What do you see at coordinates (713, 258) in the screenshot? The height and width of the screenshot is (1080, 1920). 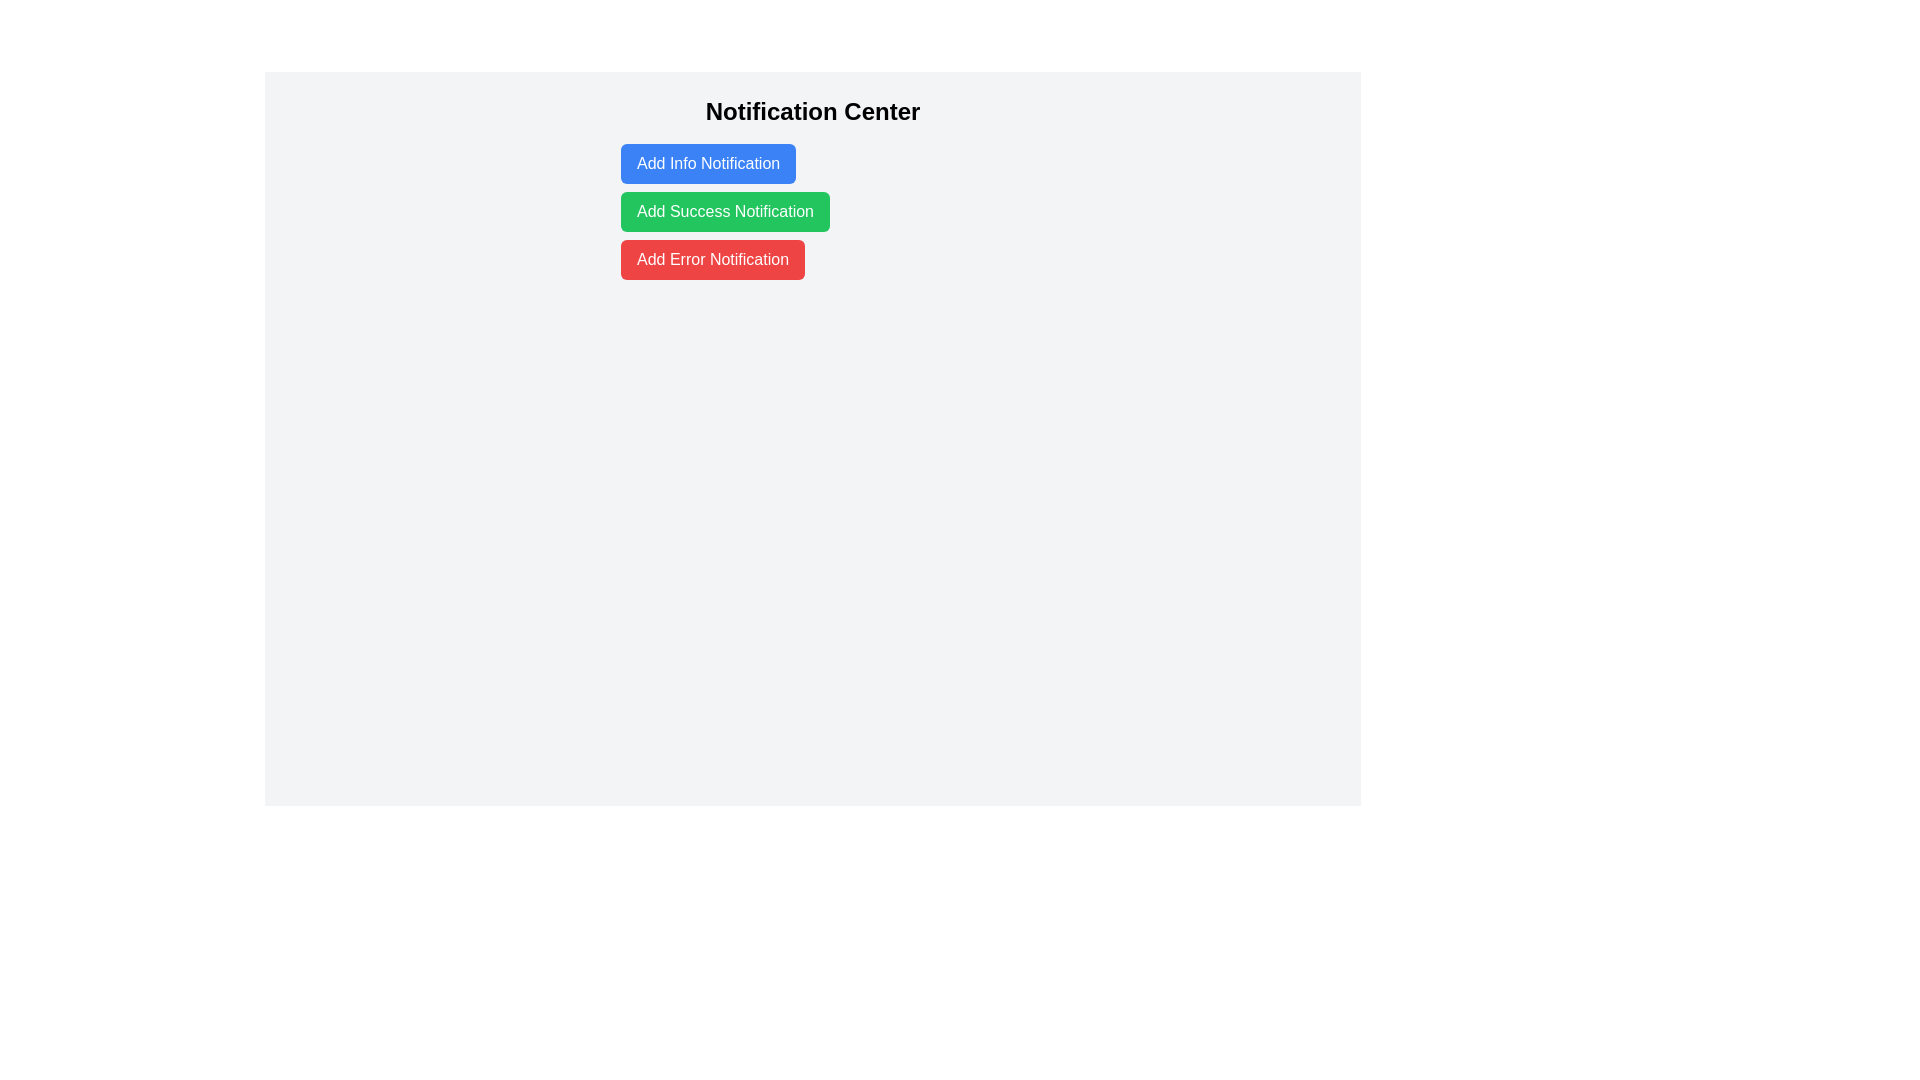 I see `the red button labeled 'Add Error Notification' to observe any potential hover effects` at bounding box center [713, 258].